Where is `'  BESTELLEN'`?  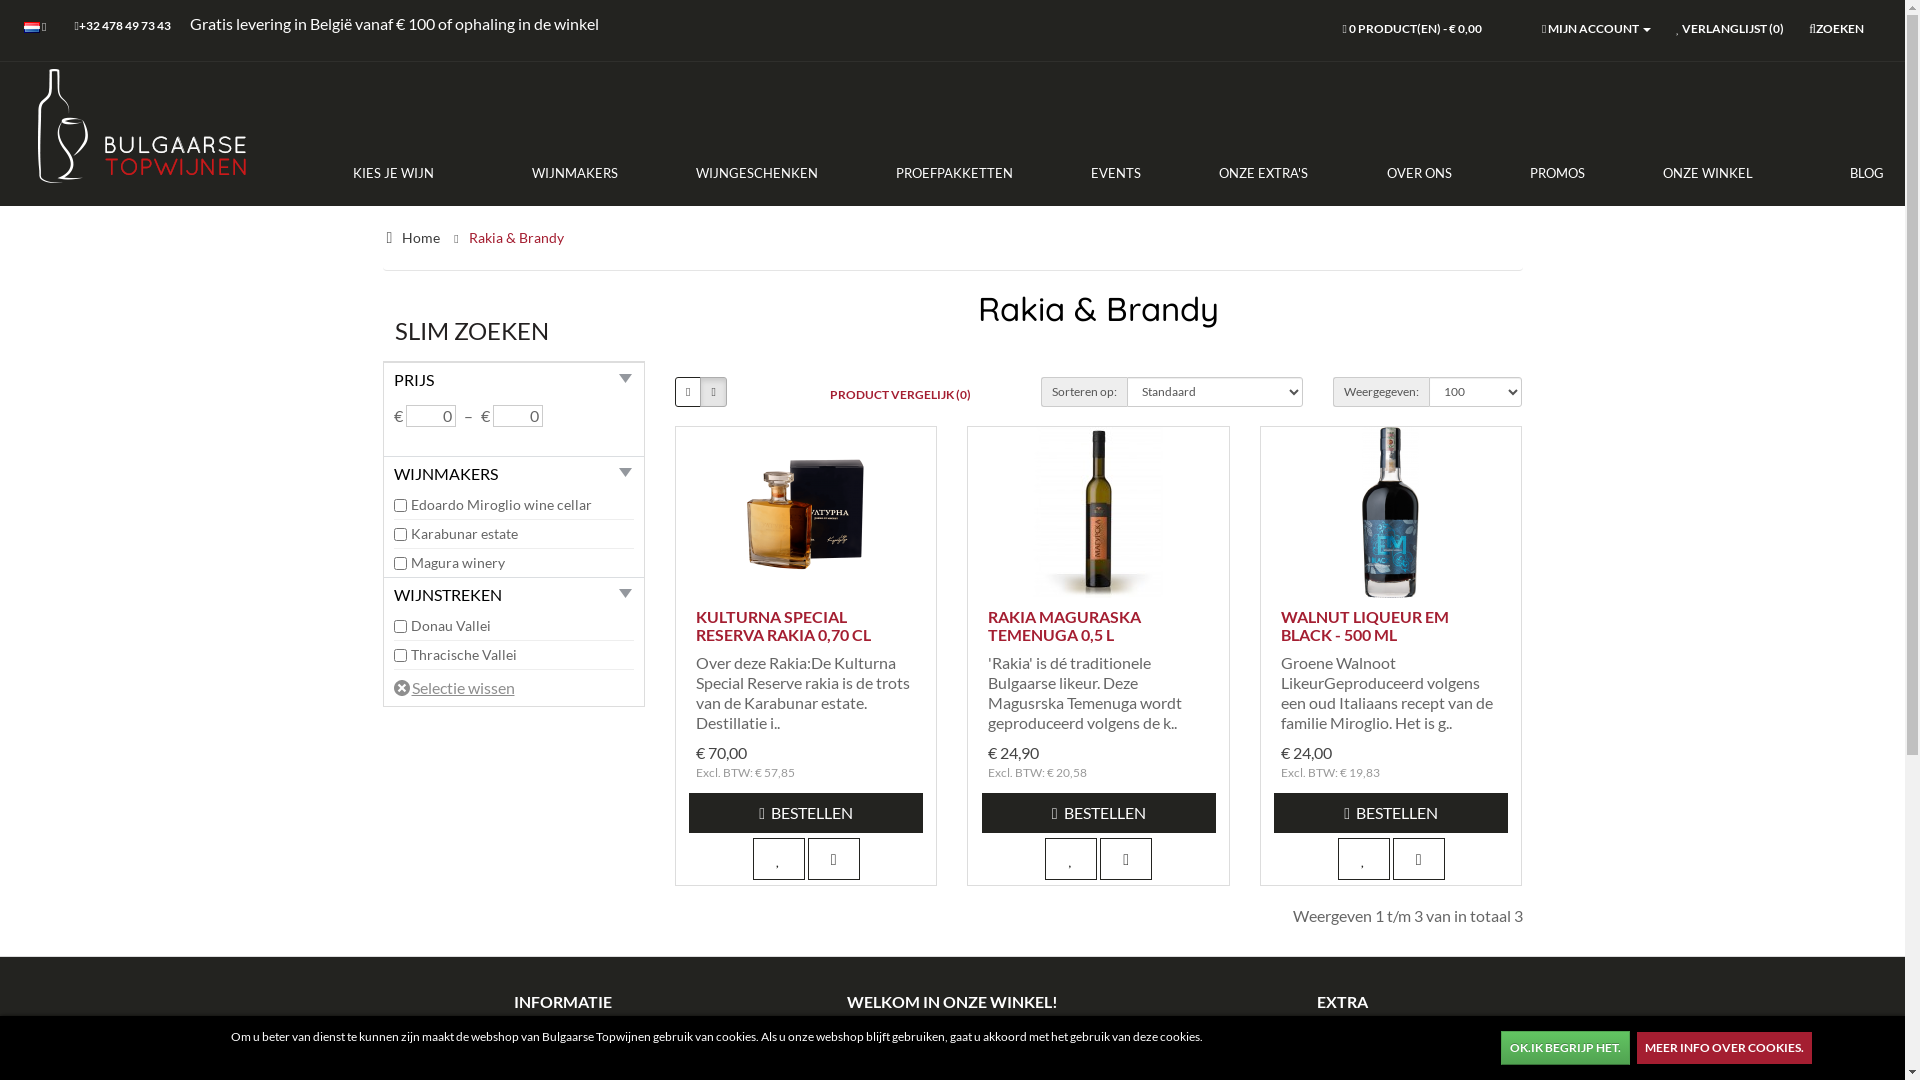 '  BESTELLEN' is located at coordinates (806, 813).